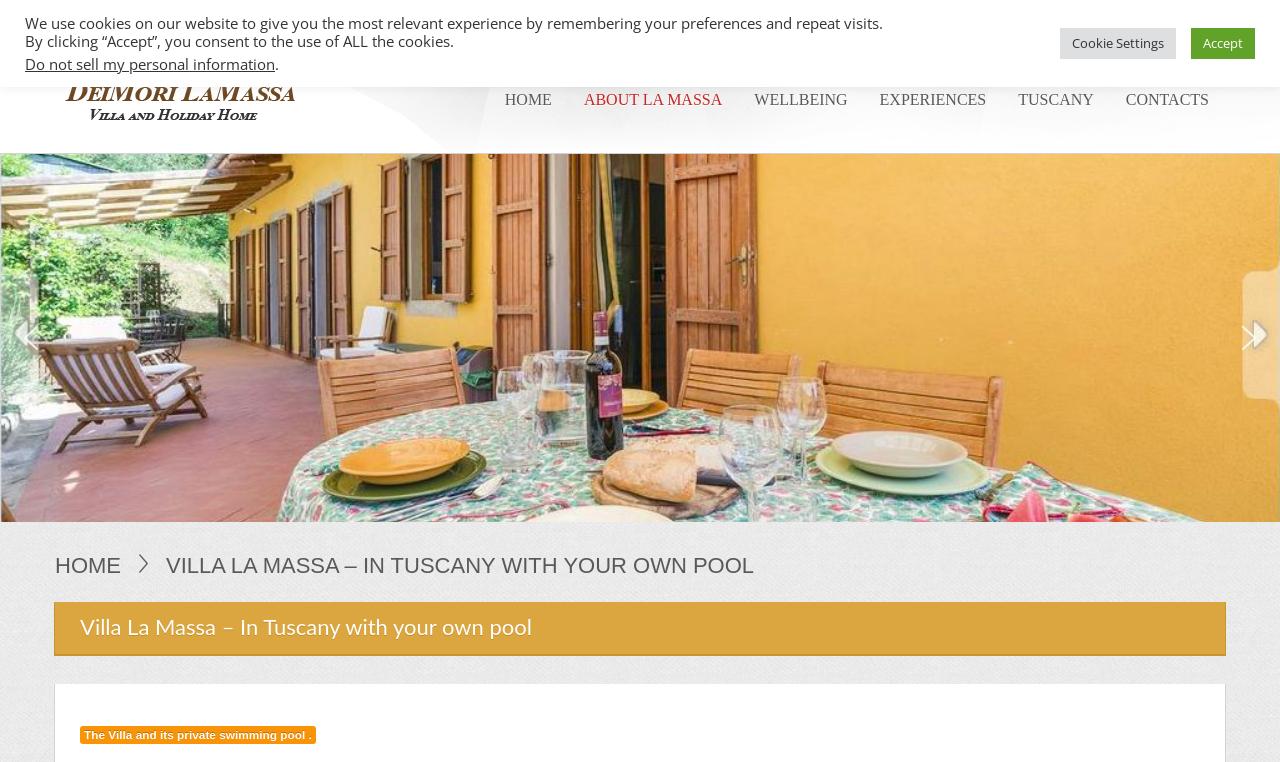 Image resolution: width=1280 pixels, height=762 pixels. Describe the element at coordinates (1222, 41) in the screenshot. I see `'Accept'` at that location.